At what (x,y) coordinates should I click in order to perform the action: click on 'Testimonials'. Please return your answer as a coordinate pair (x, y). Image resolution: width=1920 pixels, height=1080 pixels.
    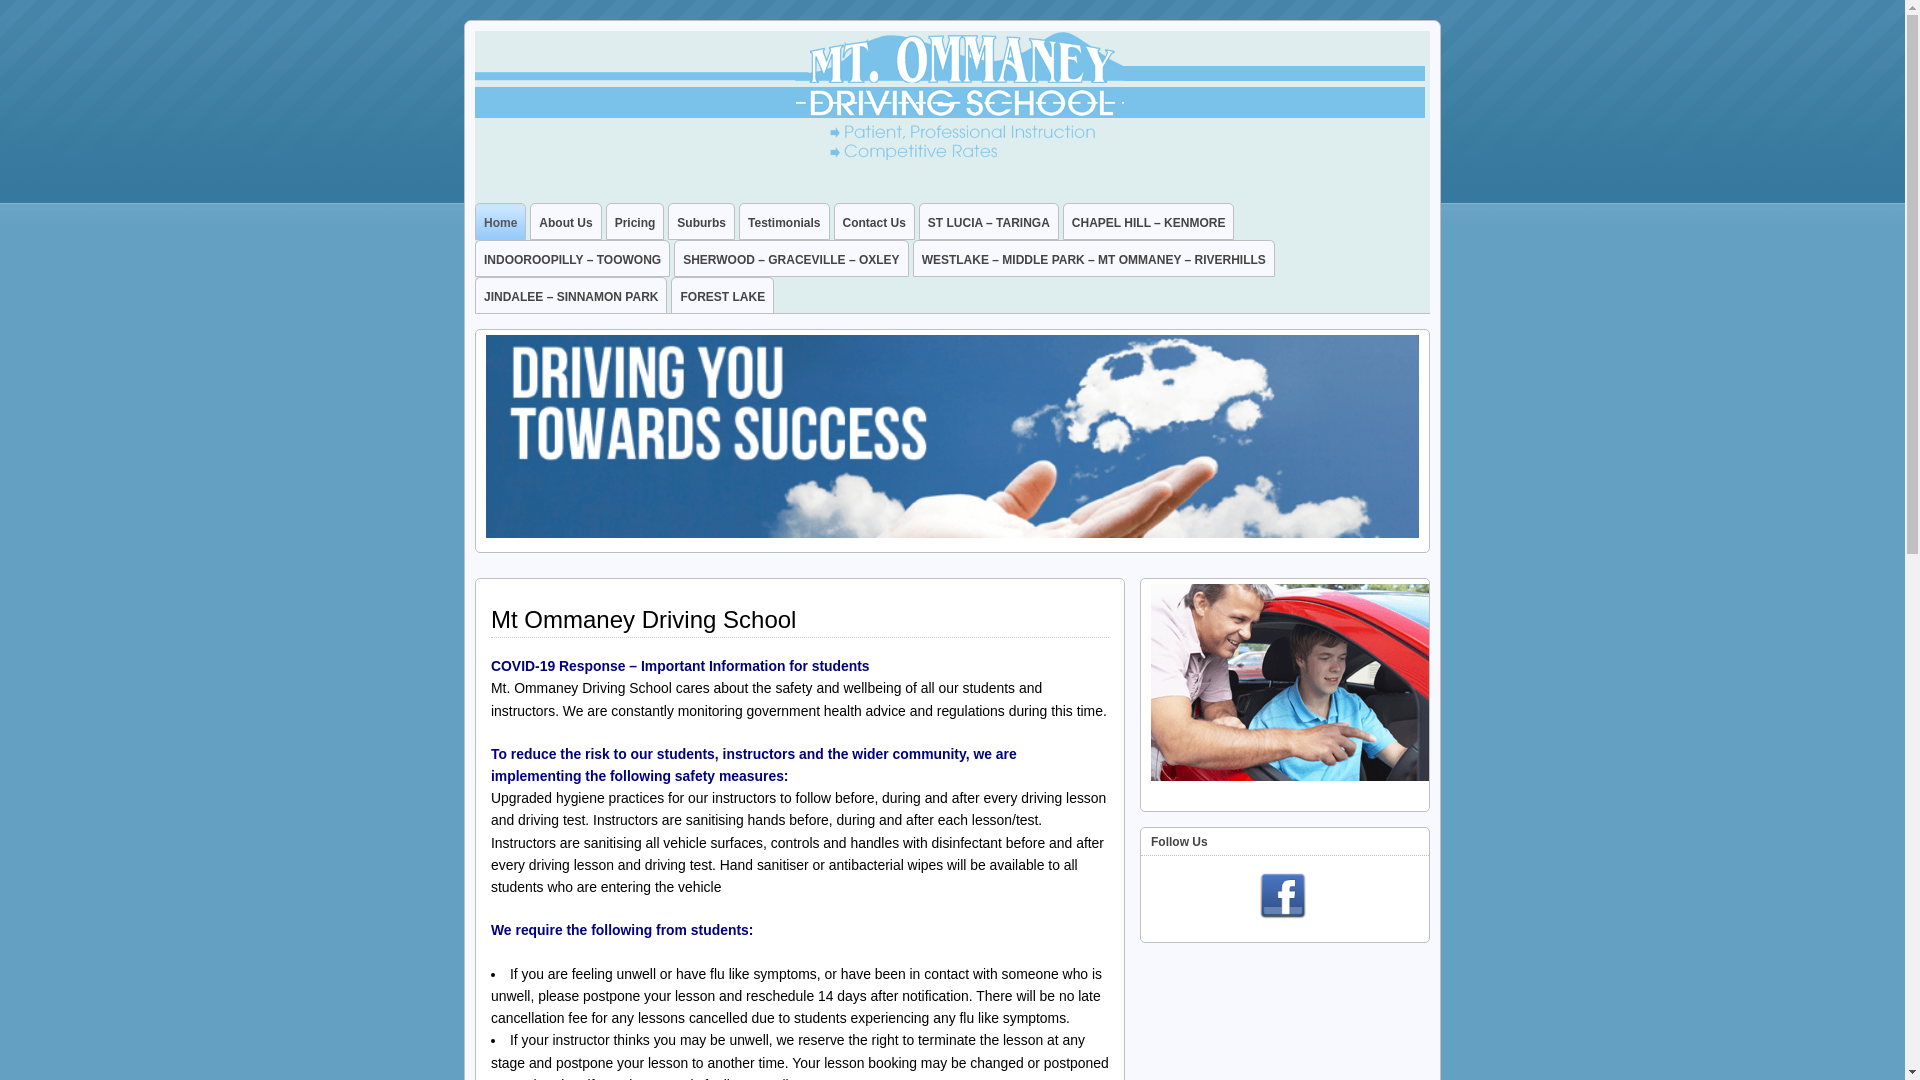
    Looking at the image, I should click on (782, 221).